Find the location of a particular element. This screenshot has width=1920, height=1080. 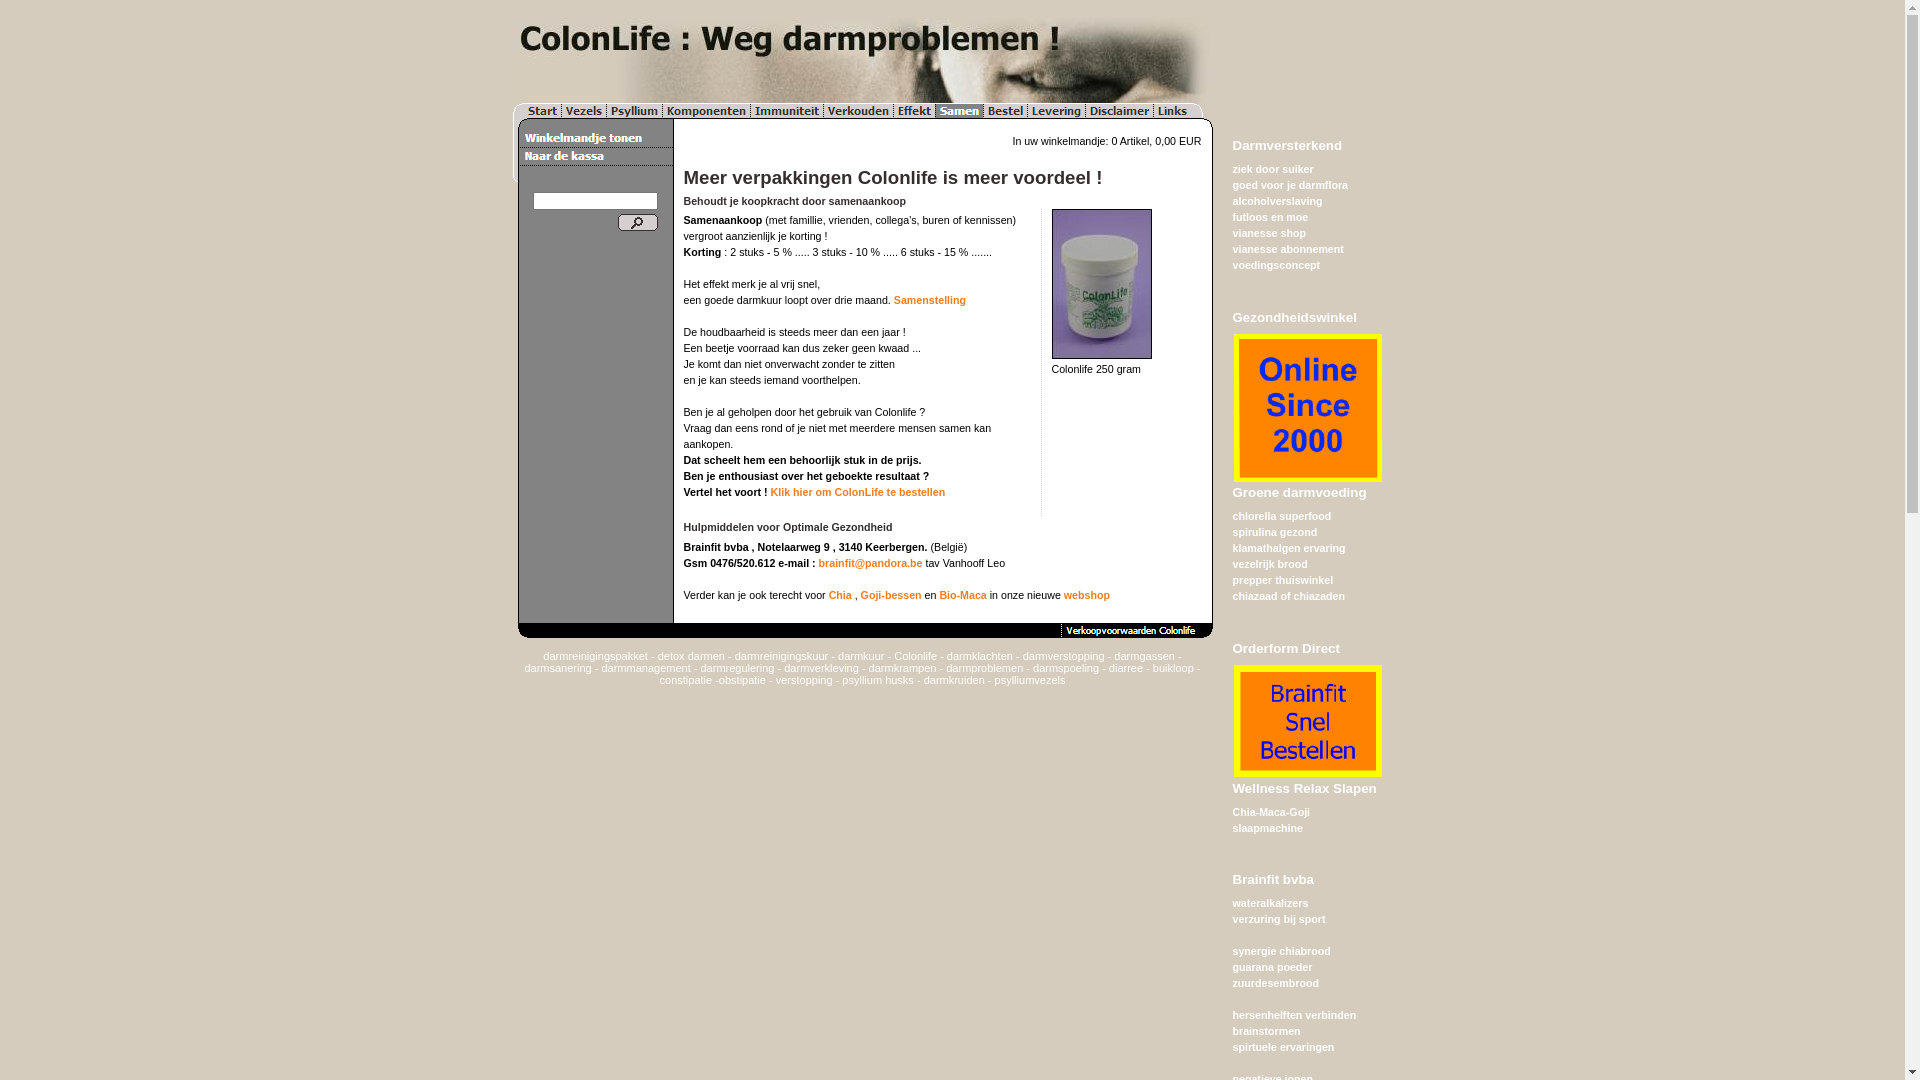

'Chia-Maca-Goji' is located at coordinates (1270, 812).